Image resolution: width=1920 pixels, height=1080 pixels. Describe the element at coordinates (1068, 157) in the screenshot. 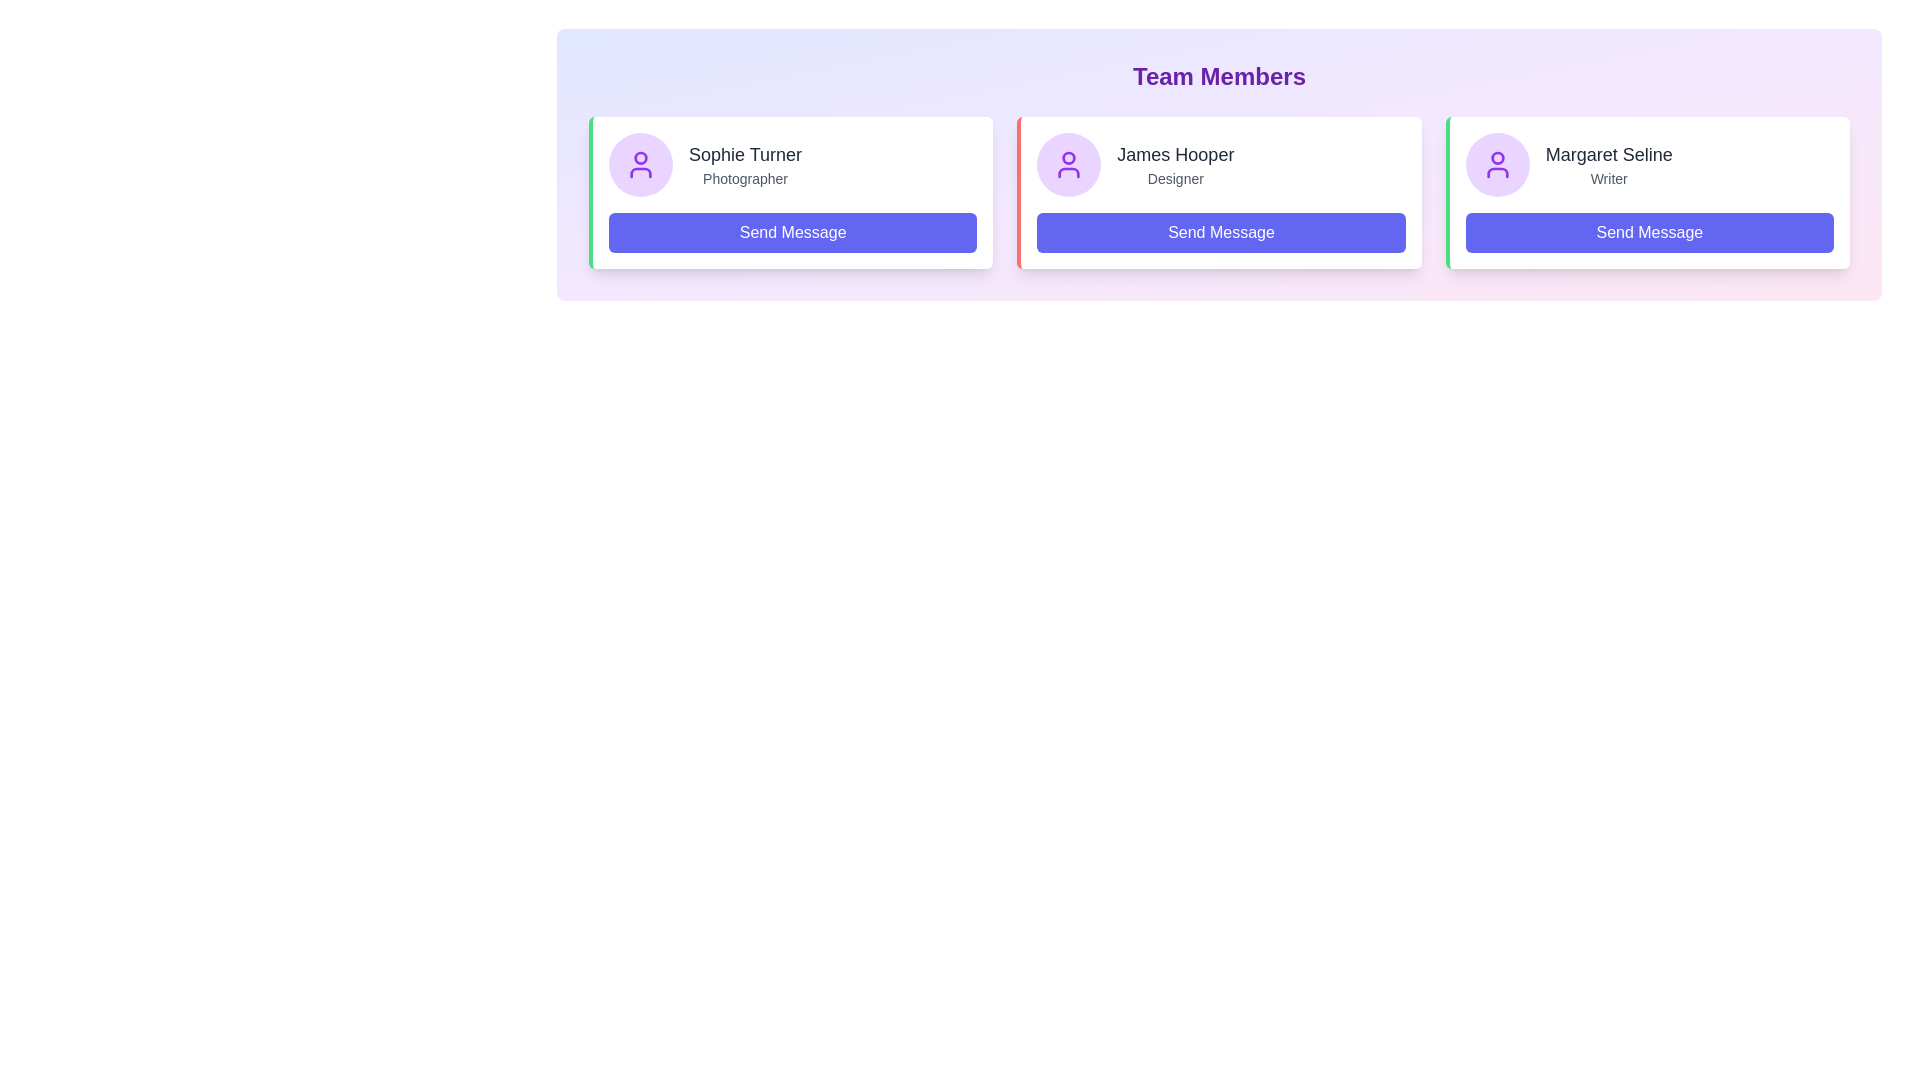

I see `the small purple circular SVG element that is part of the profile icon for 'James Hooper', located in the upper left section of the user card` at that location.